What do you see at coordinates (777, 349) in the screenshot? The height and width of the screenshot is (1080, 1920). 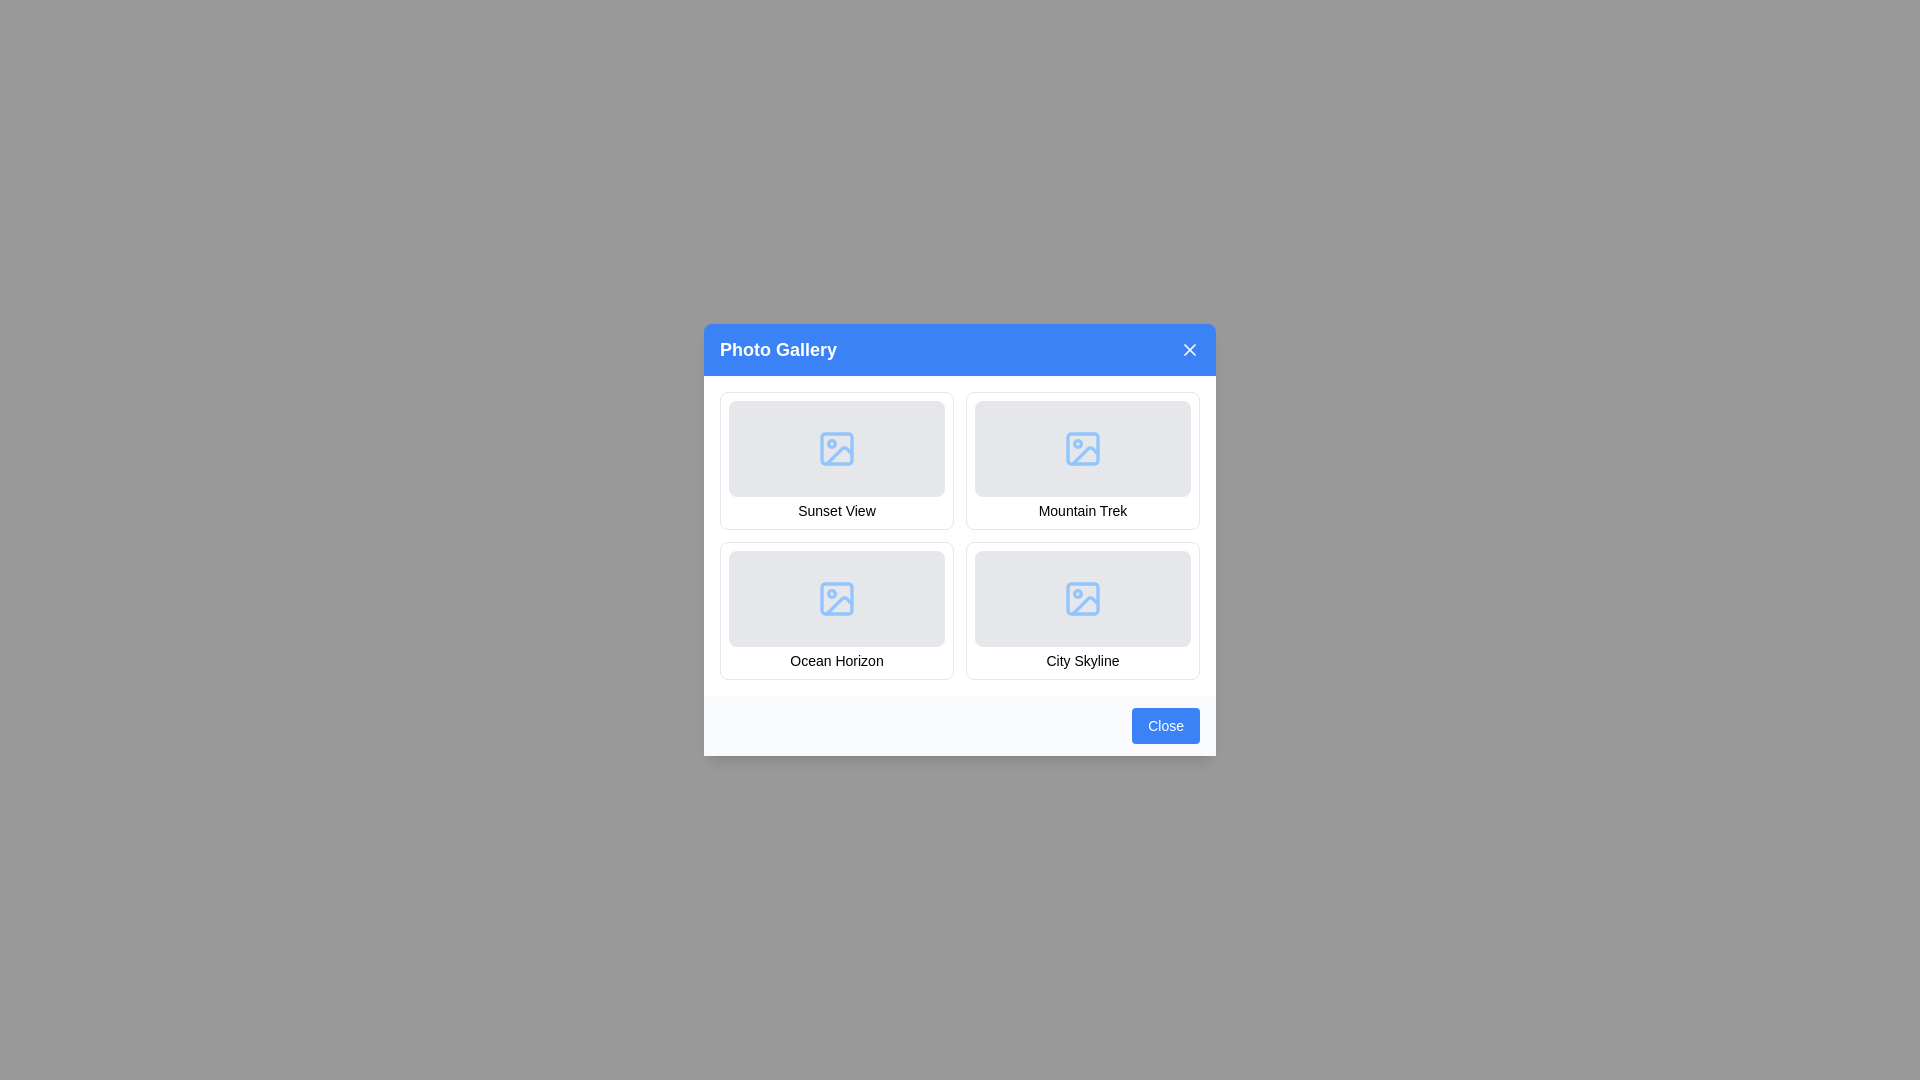 I see `the title label located on the left side of the blue header bar at the top of the modal interface` at bounding box center [777, 349].